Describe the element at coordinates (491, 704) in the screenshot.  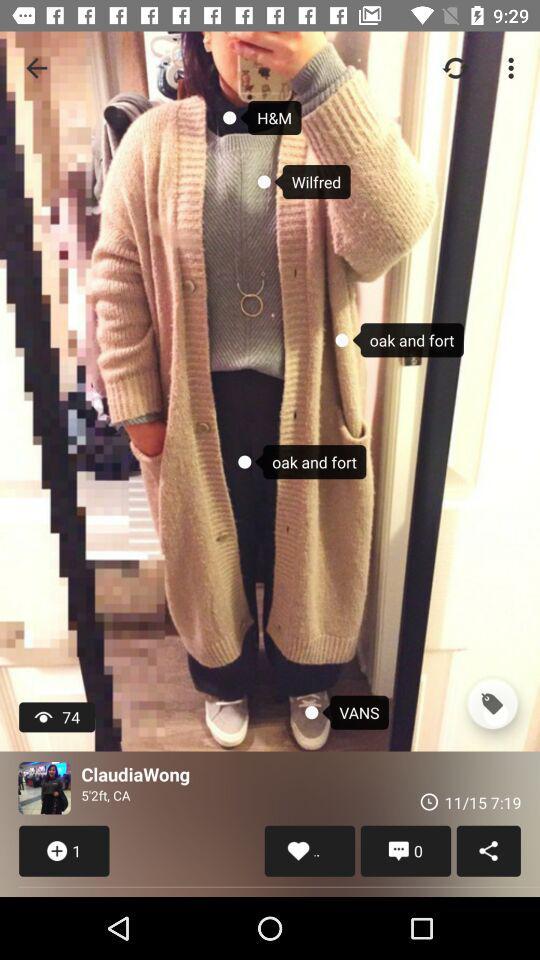
I see `bookmark icon` at that location.